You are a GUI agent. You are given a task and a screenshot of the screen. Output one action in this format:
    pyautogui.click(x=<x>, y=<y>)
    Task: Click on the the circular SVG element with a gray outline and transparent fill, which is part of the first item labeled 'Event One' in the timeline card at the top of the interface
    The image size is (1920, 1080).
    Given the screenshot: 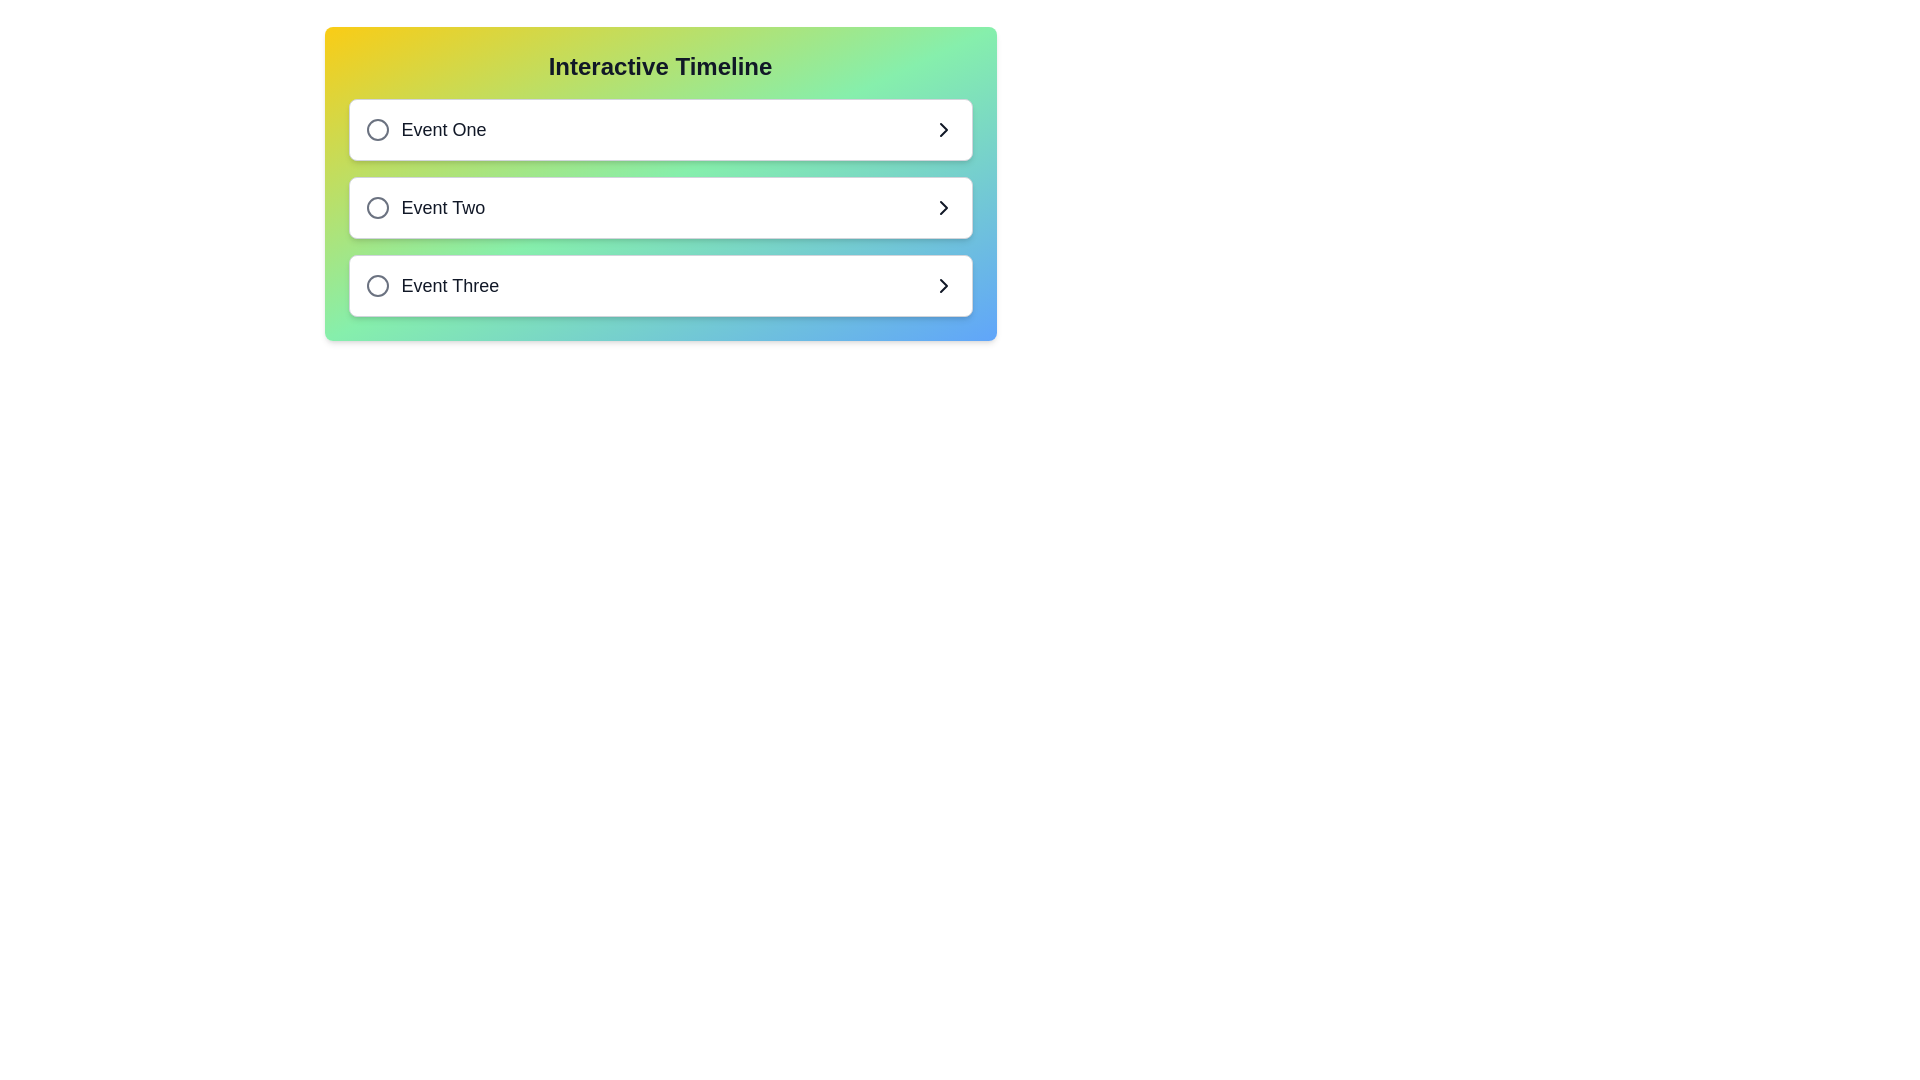 What is the action you would take?
    pyautogui.click(x=377, y=130)
    